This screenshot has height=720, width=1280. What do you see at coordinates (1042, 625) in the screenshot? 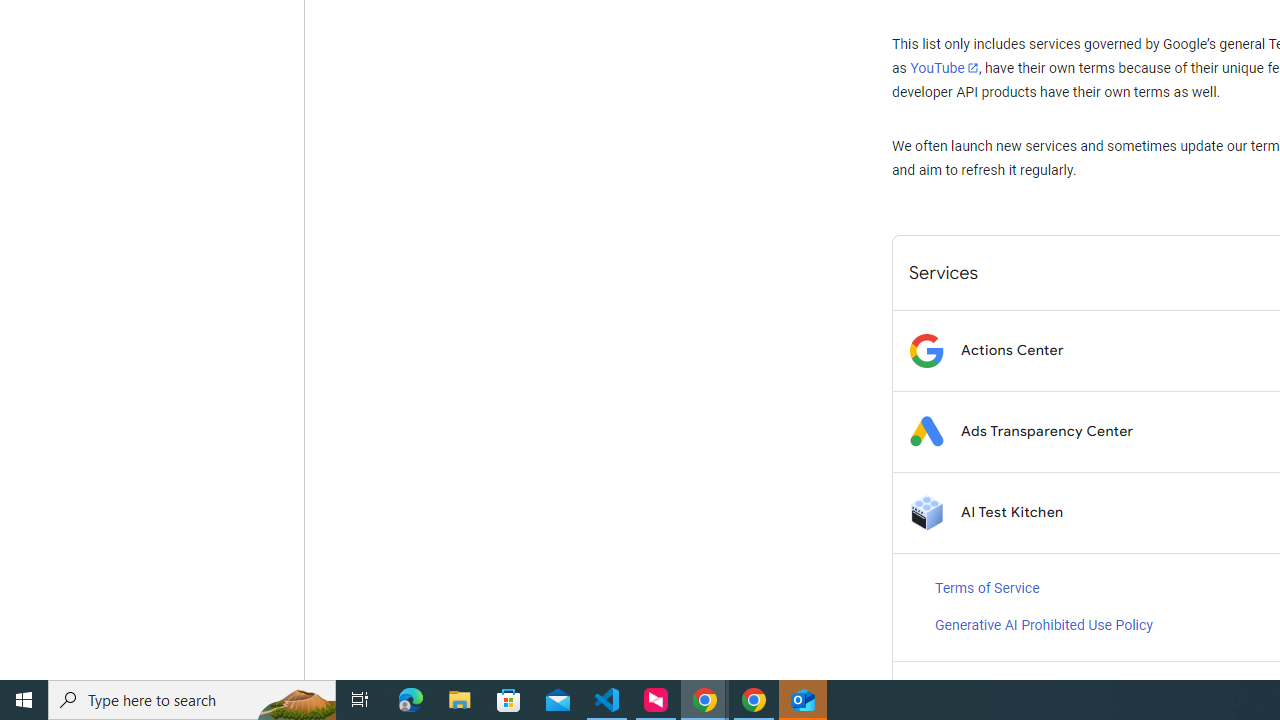
I see `'Generative AI Prohibited Use Policy'` at bounding box center [1042, 625].